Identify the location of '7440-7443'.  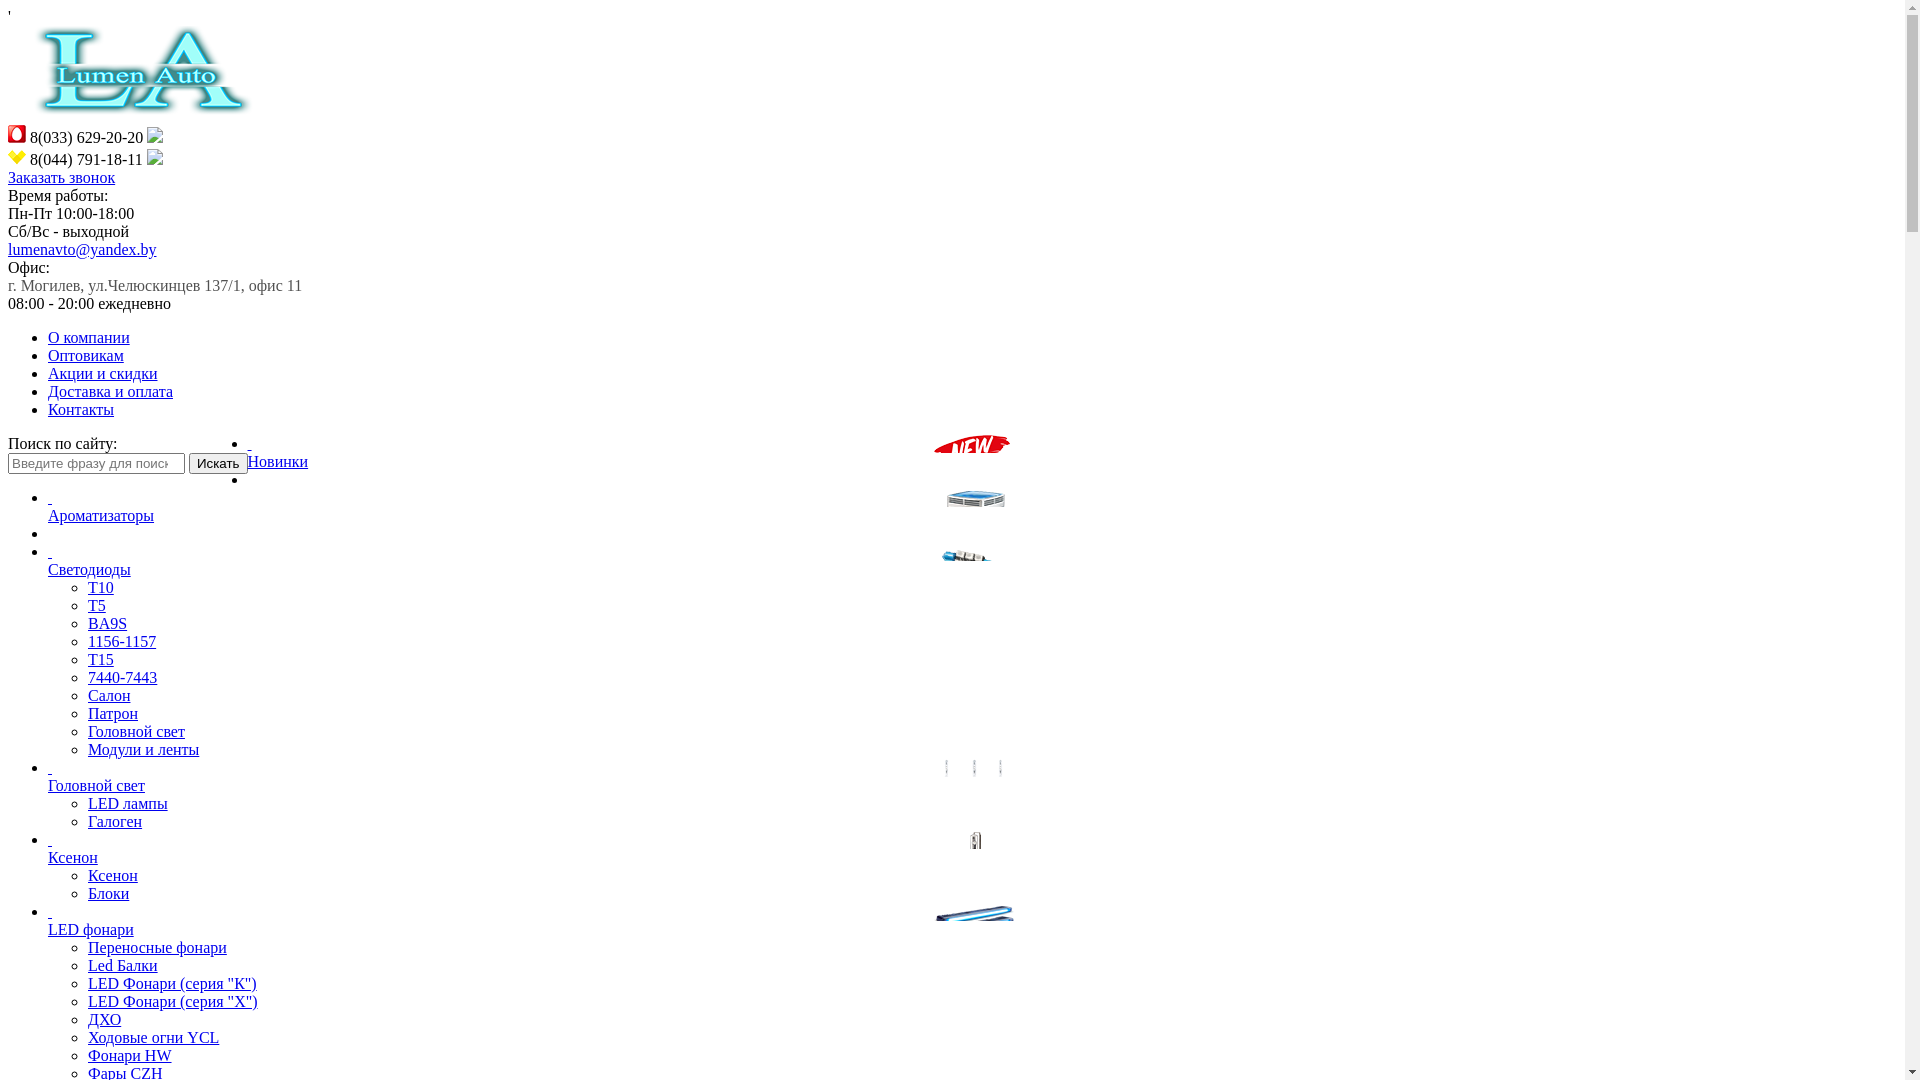
(121, 676).